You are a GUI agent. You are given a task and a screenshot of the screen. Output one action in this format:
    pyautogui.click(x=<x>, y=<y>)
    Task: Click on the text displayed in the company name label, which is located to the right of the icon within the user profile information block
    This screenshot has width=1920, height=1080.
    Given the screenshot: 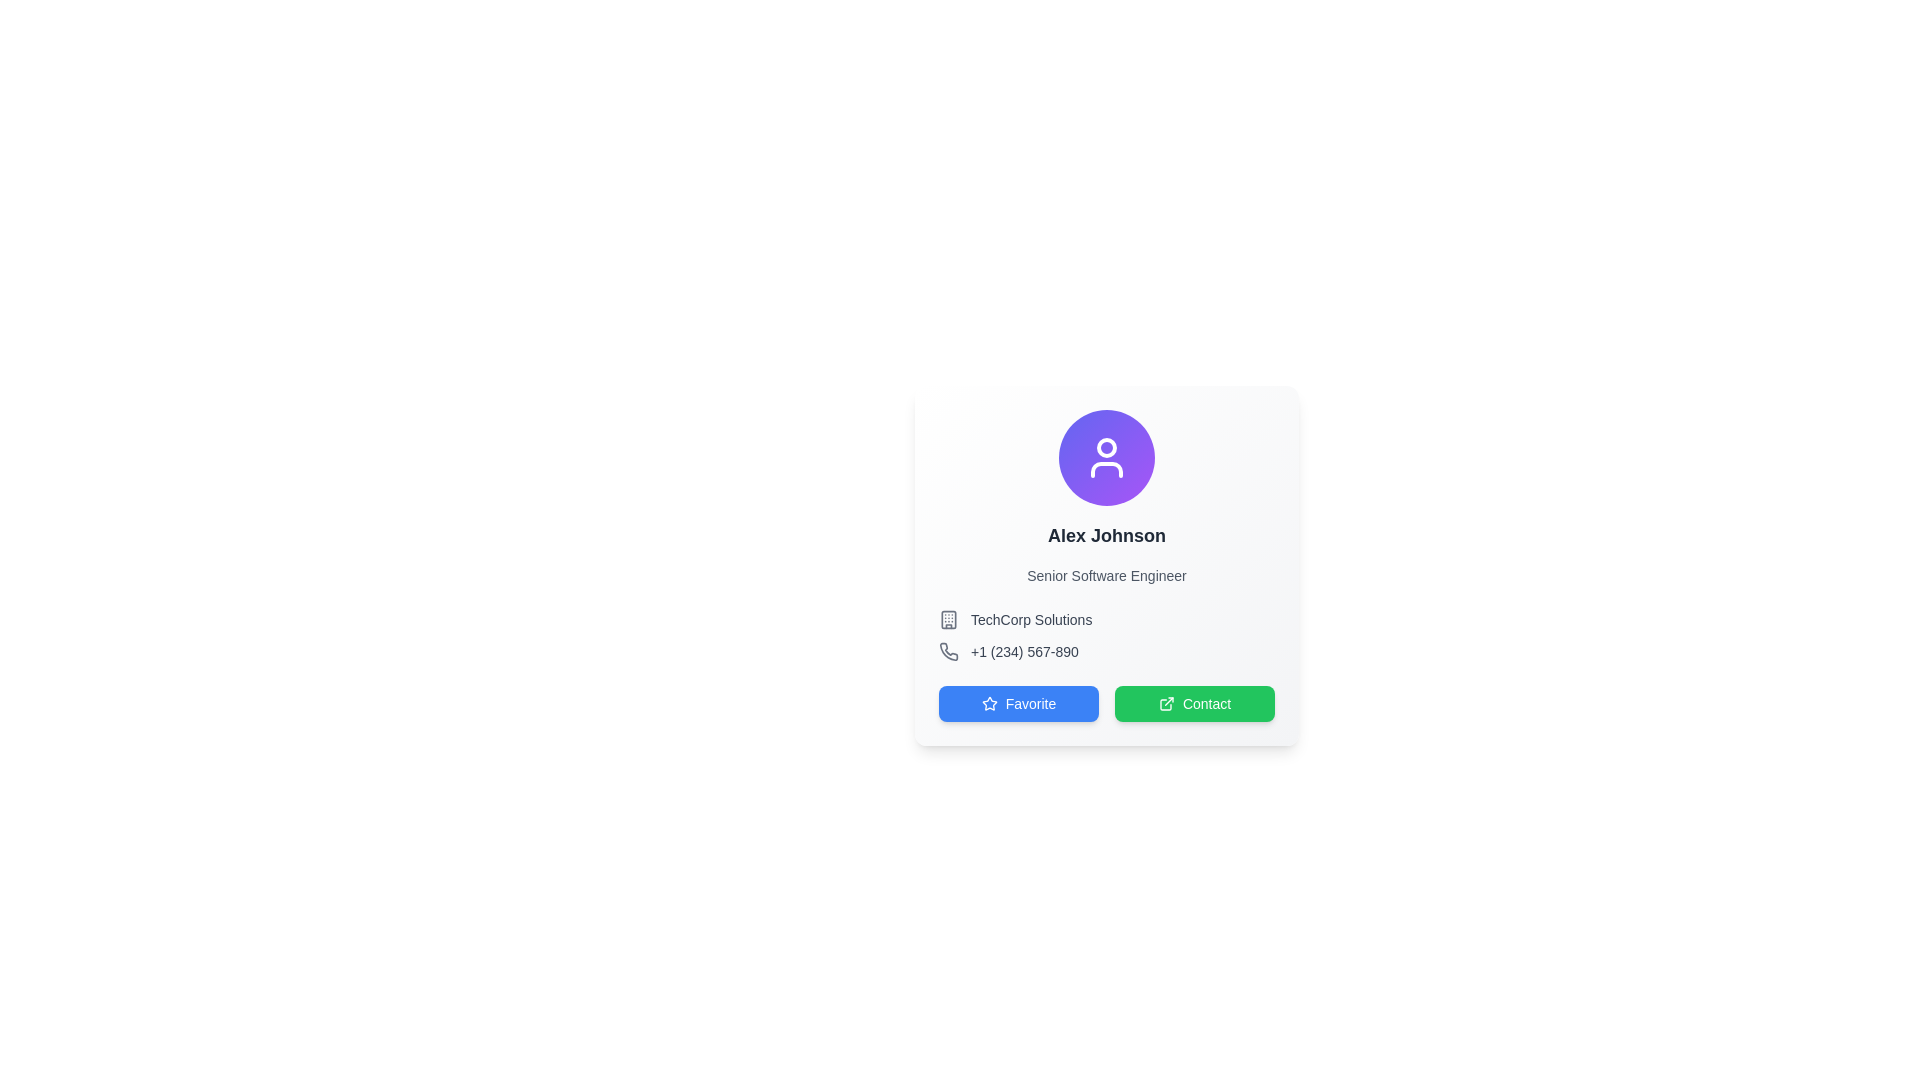 What is the action you would take?
    pyautogui.click(x=1031, y=619)
    